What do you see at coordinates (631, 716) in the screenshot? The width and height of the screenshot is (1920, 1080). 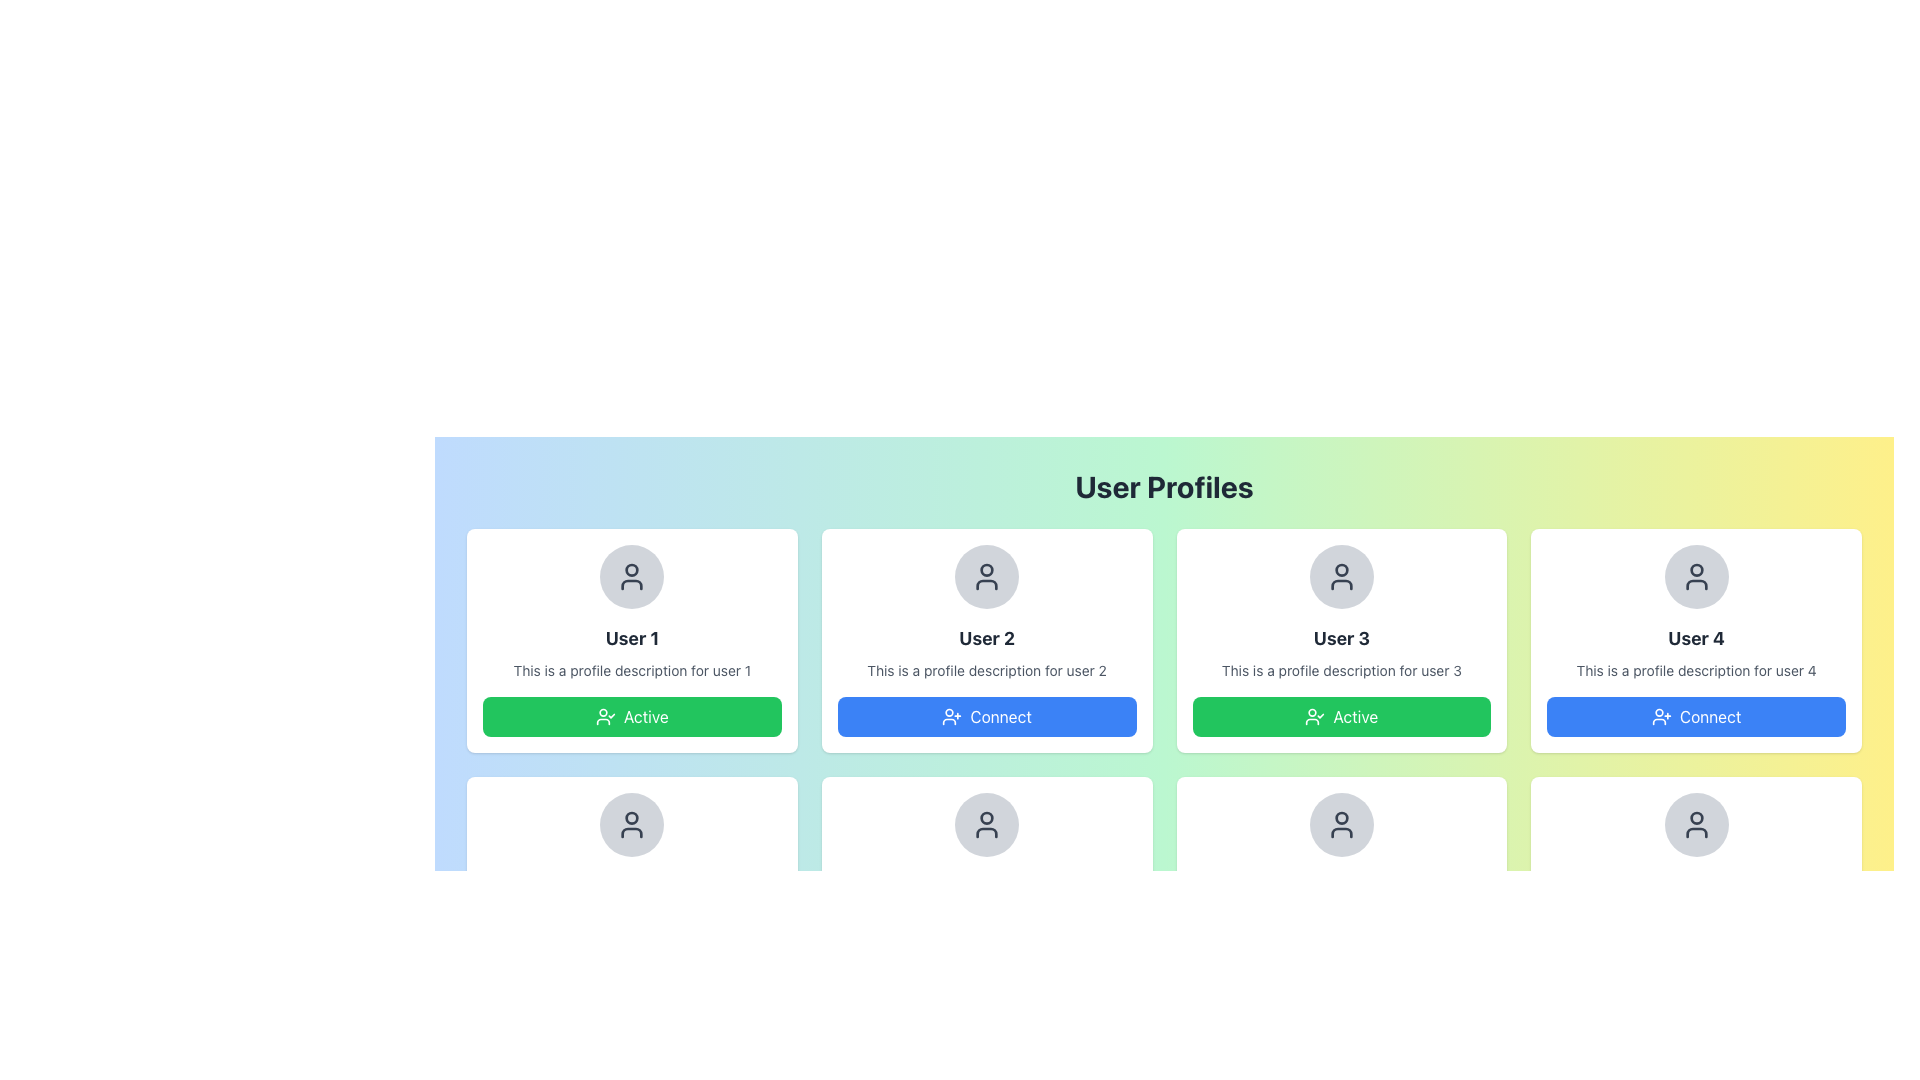 I see `the green rectangular button labeled 'Active' with a user-check icon` at bounding box center [631, 716].